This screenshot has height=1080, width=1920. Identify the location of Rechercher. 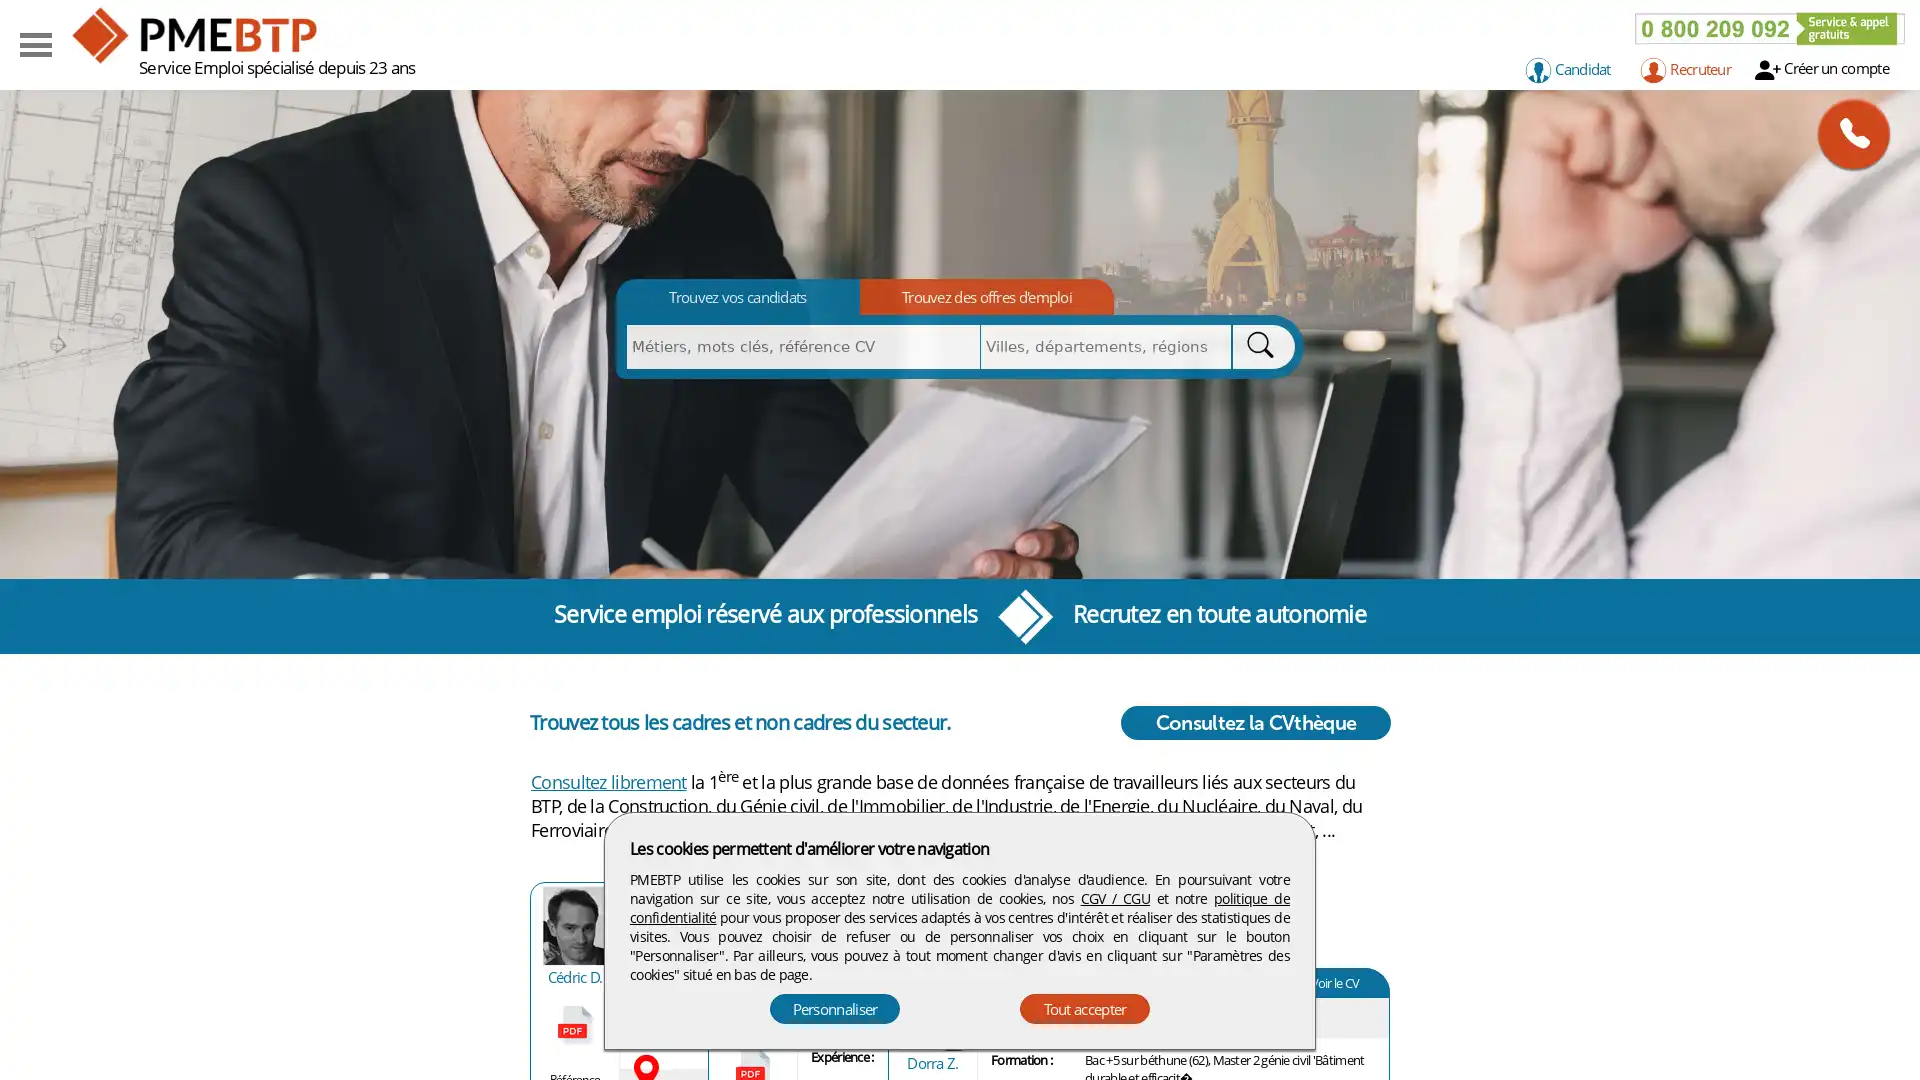
(1261, 346).